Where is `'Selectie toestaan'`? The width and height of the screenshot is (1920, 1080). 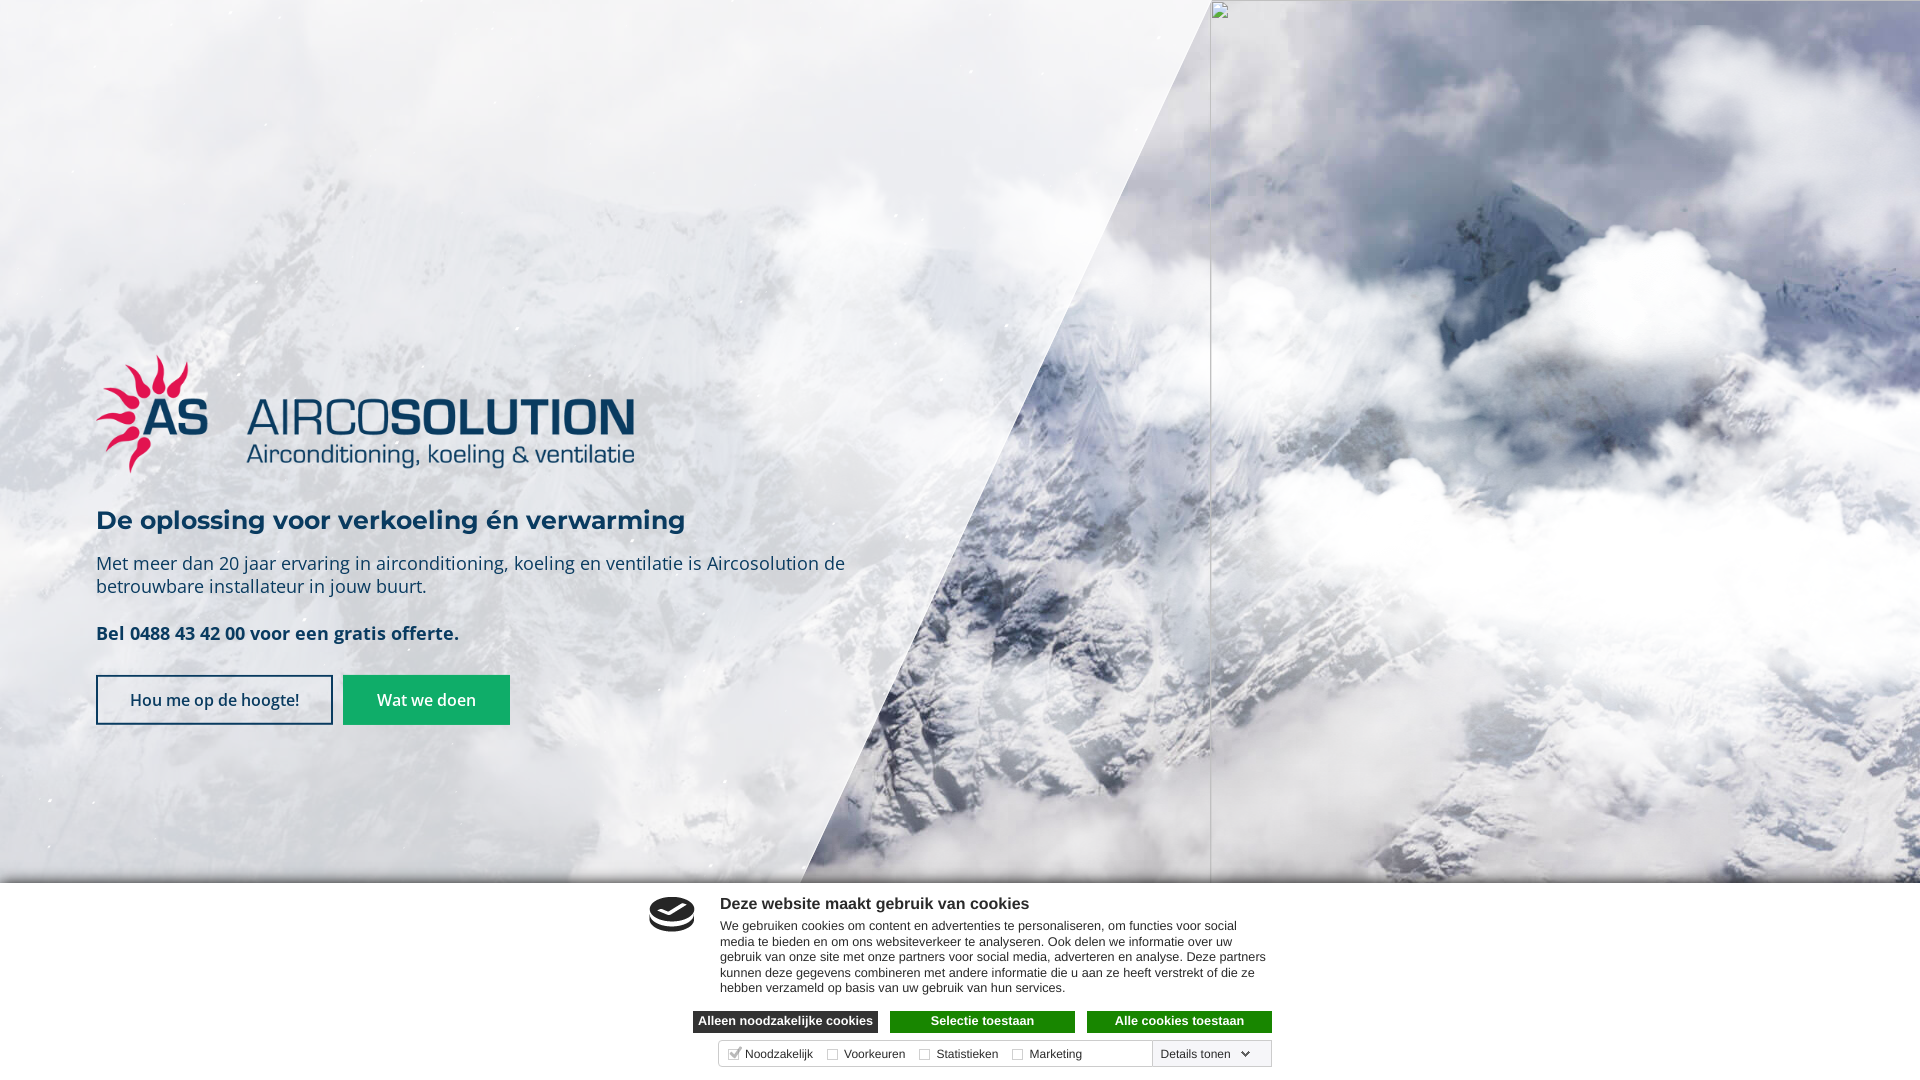 'Selectie toestaan' is located at coordinates (982, 1022).